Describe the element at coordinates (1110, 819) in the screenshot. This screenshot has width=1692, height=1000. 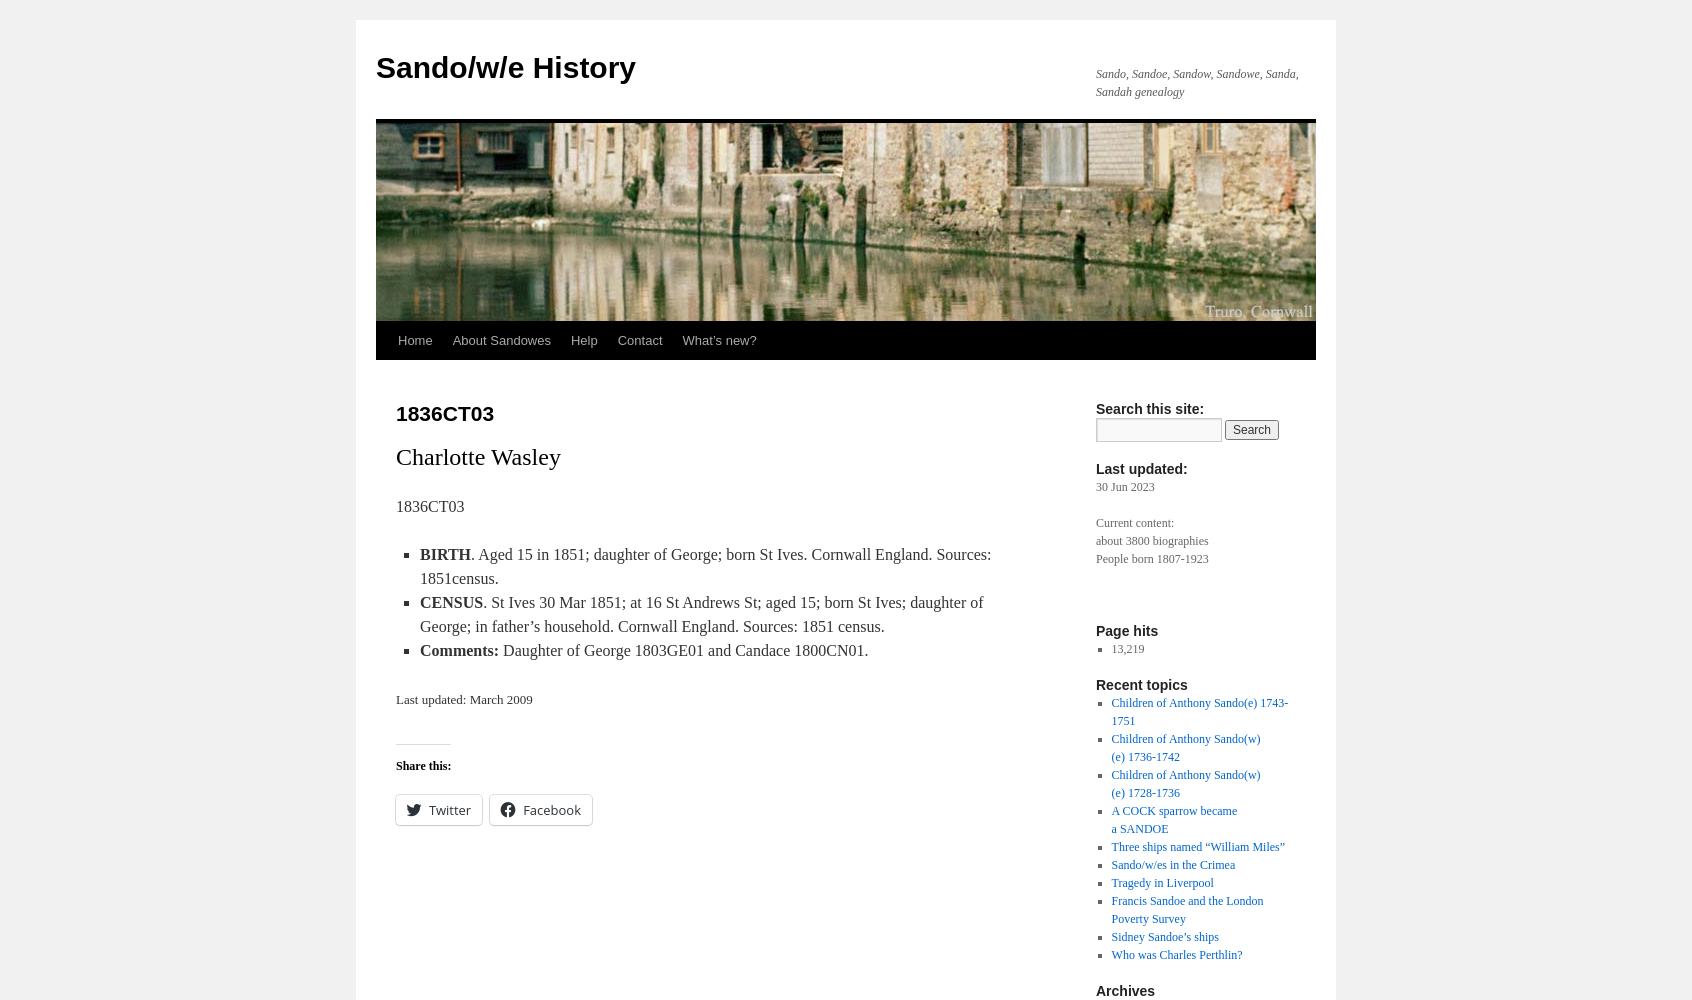
I see `'A COCK sparrow became a SANDOE'` at that location.